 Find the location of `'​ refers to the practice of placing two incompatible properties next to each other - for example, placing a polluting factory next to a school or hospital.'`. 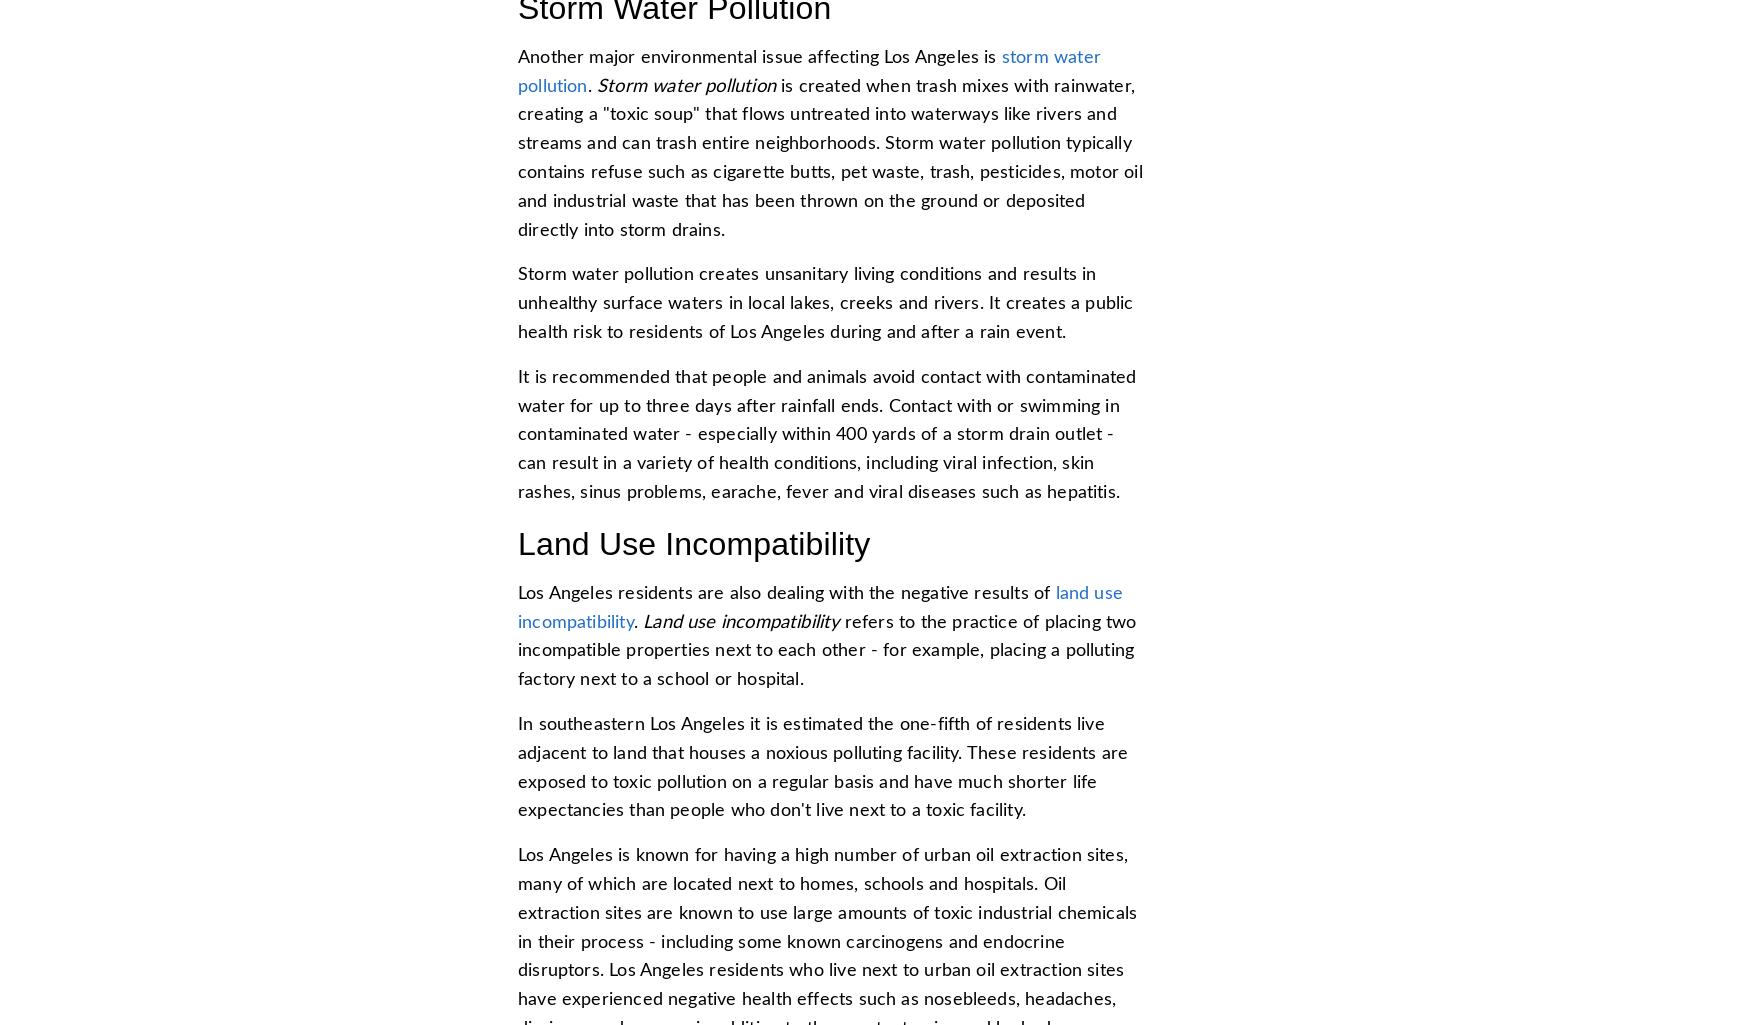

'​ refers to the practice of placing two incompatible properties next to each other - for example, placing a polluting factory next to a school or hospital.' is located at coordinates (517, 649).